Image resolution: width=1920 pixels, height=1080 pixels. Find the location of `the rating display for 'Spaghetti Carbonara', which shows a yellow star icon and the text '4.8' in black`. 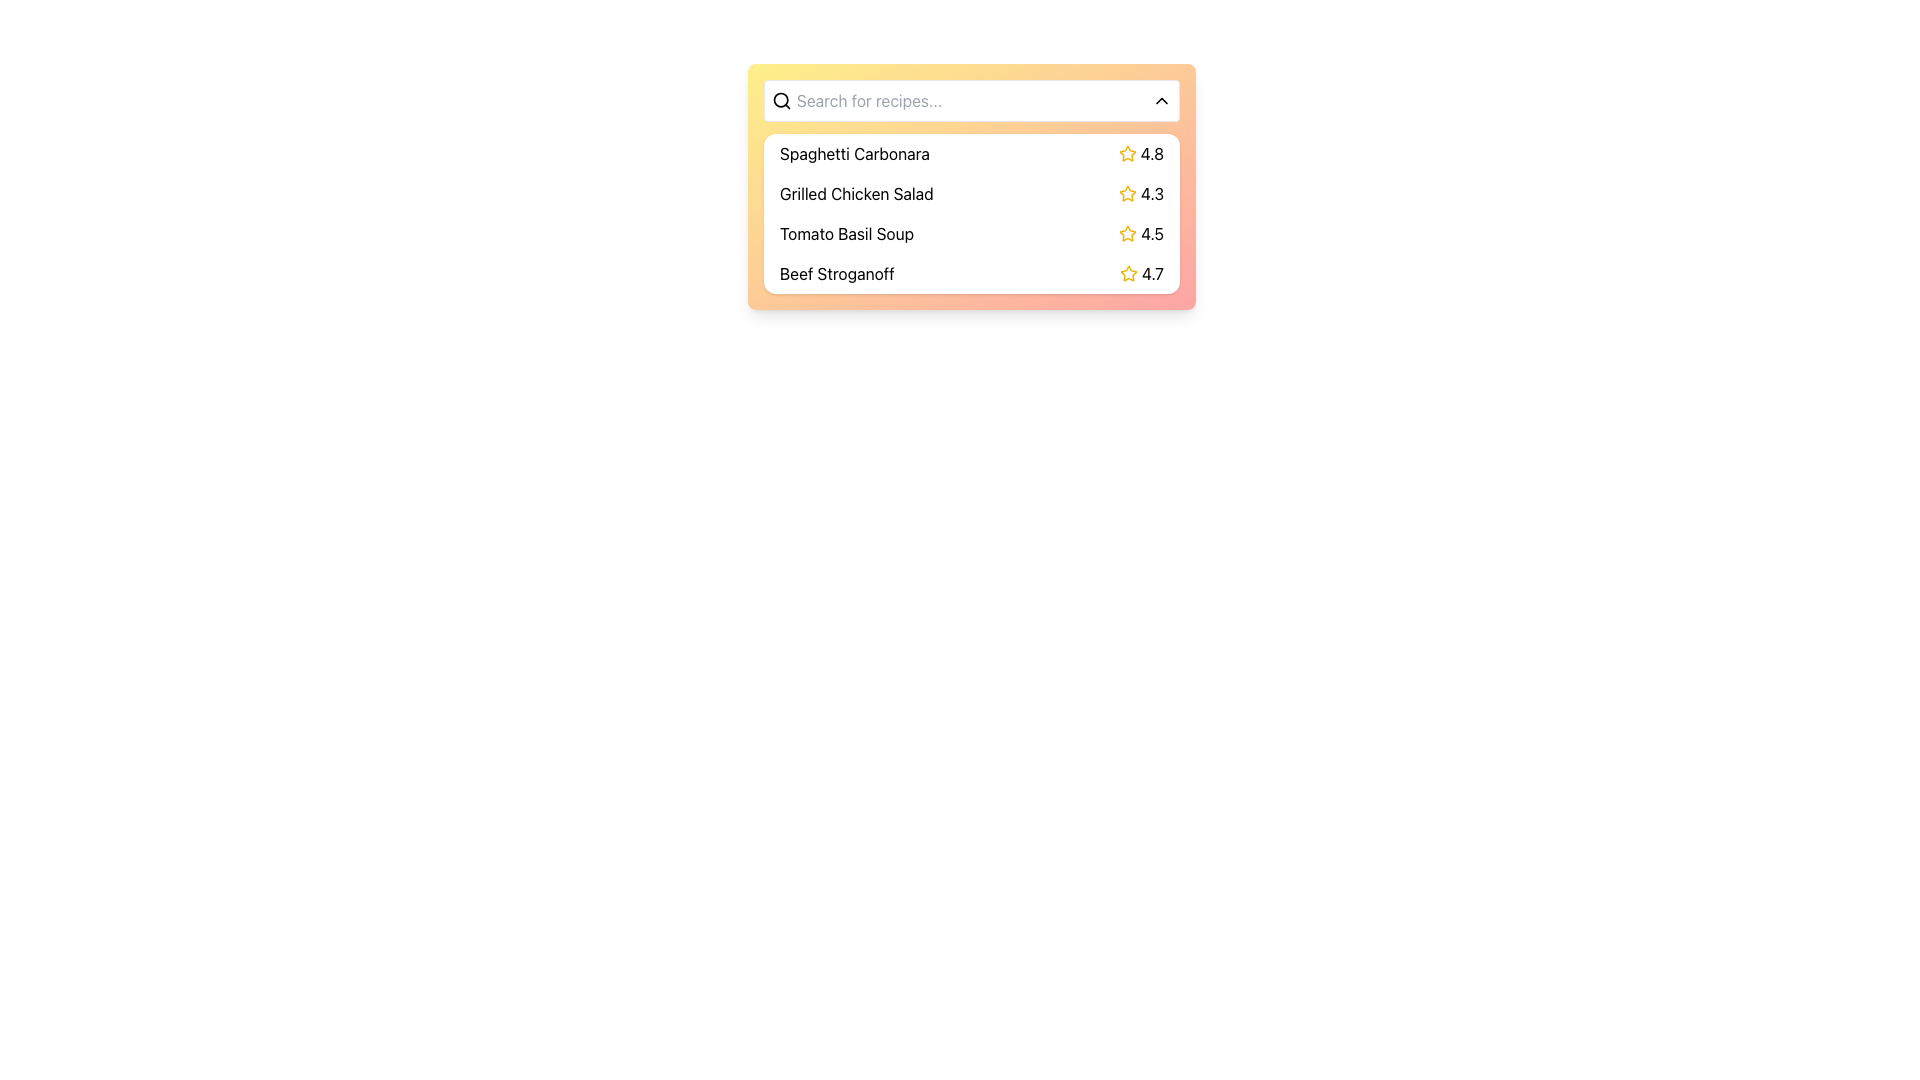

the rating display for 'Spaghetti Carbonara', which shows a yellow star icon and the text '4.8' in black is located at coordinates (1141, 153).